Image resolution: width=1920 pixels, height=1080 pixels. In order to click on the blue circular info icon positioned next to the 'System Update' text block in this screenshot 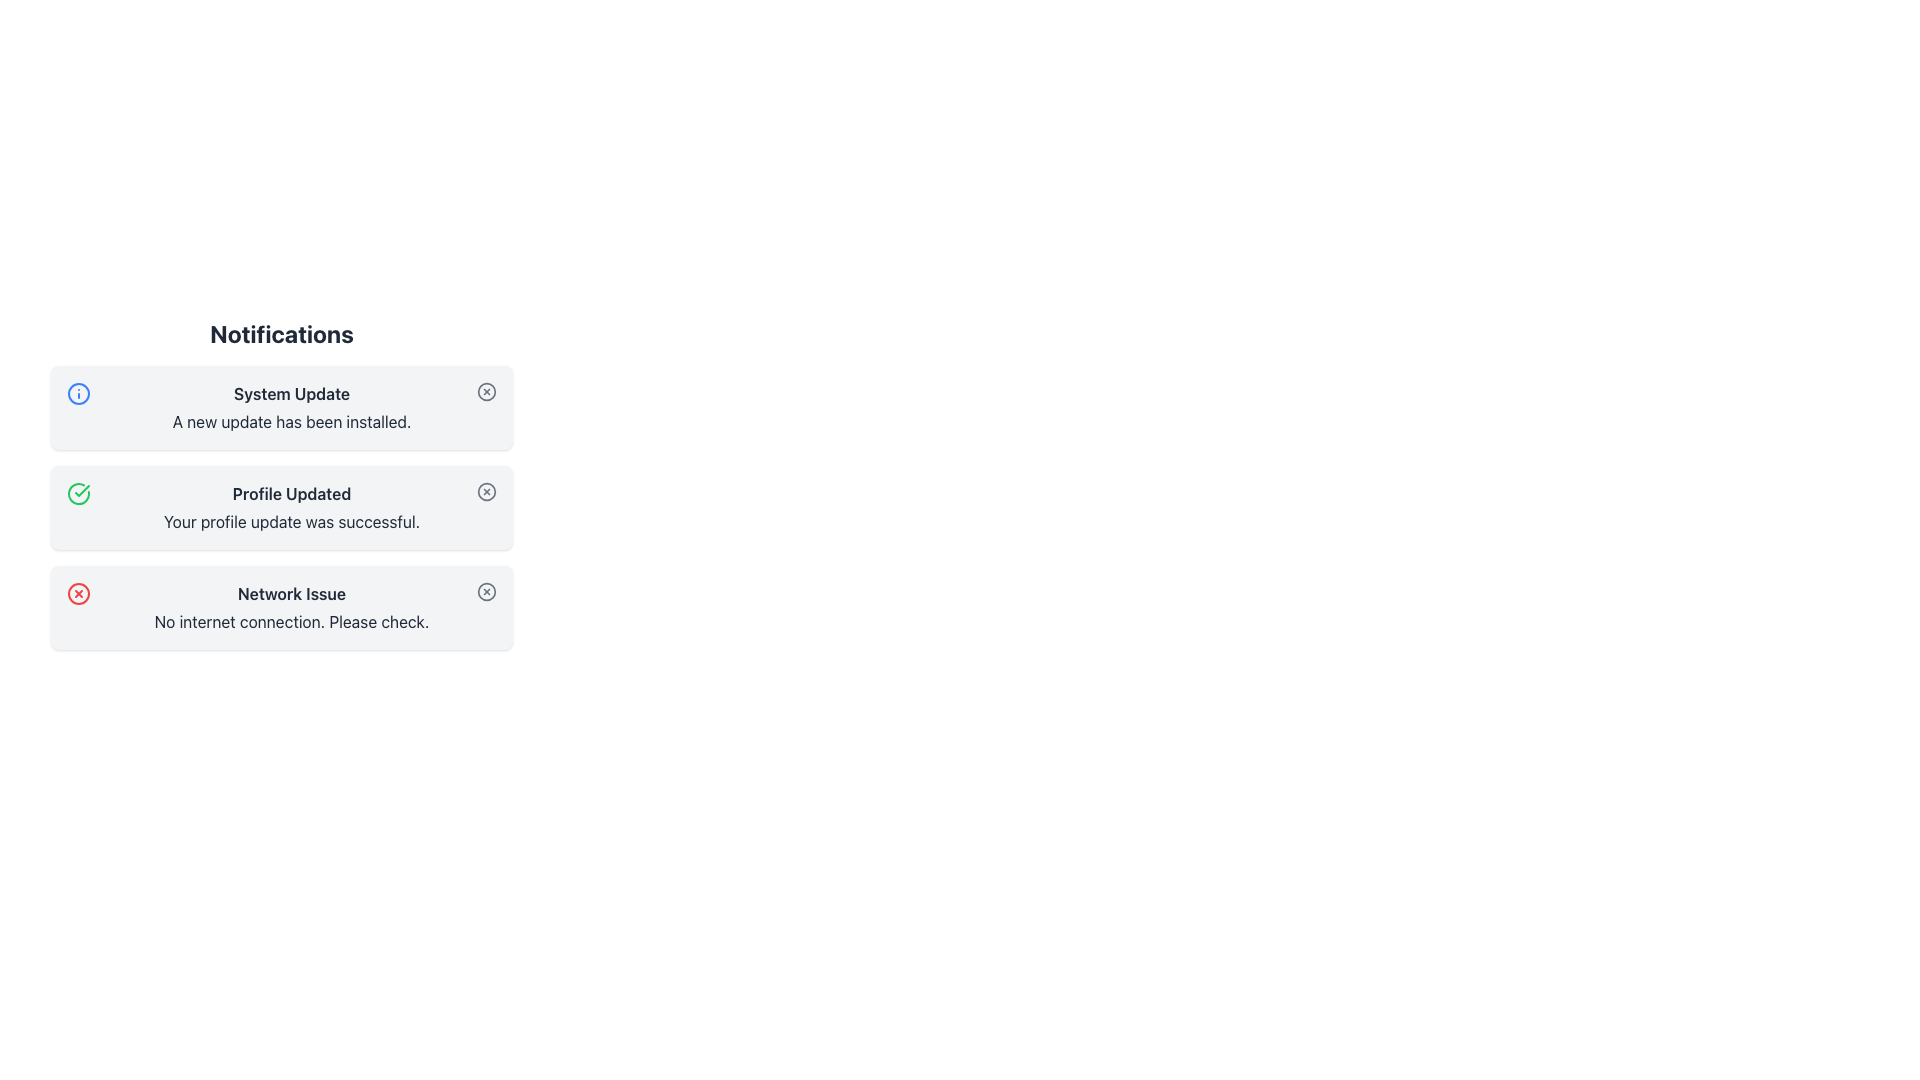, I will do `click(78, 393)`.